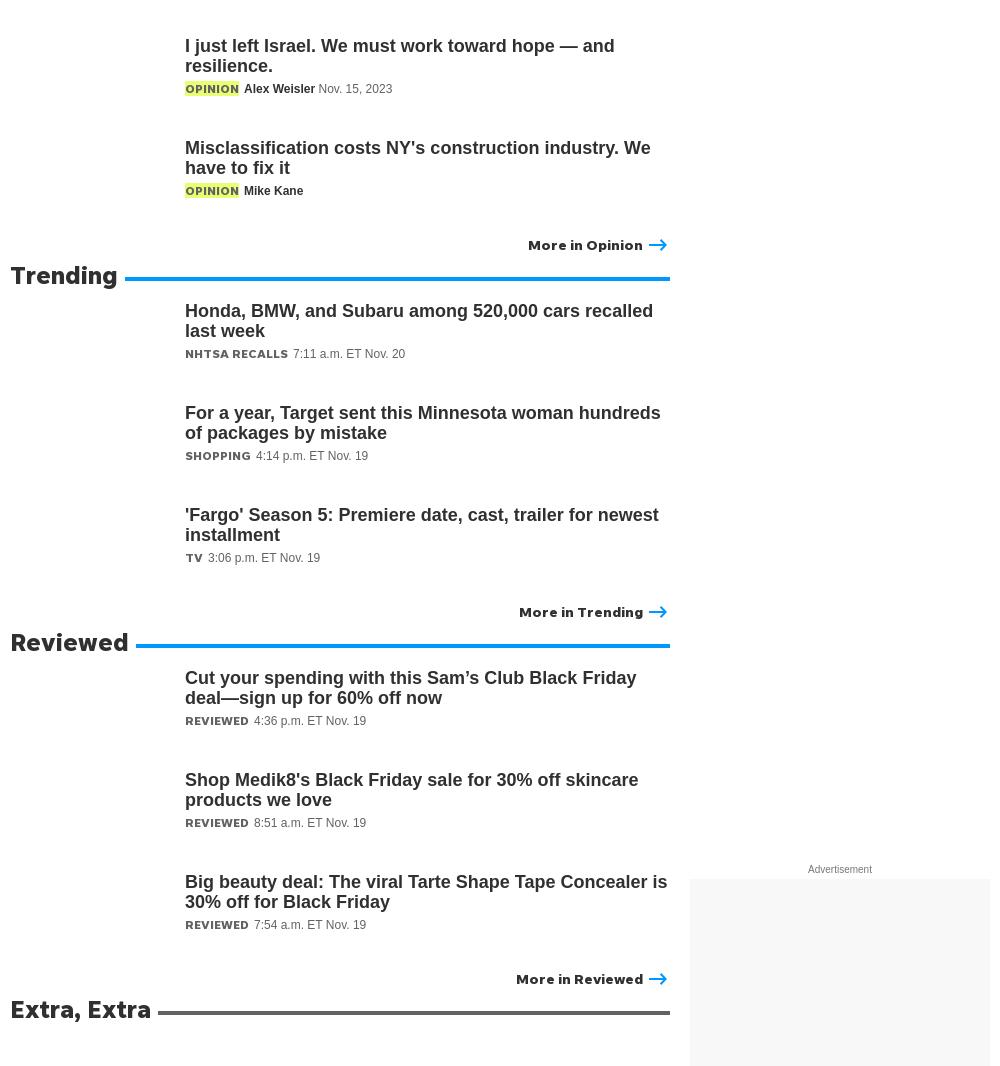 This screenshot has width=1000, height=1066. Describe the element at coordinates (411, 789) in the screenshot. I see `'Shop Medik8's Black Friday sale for 30% off skincare products we love'` at that location.